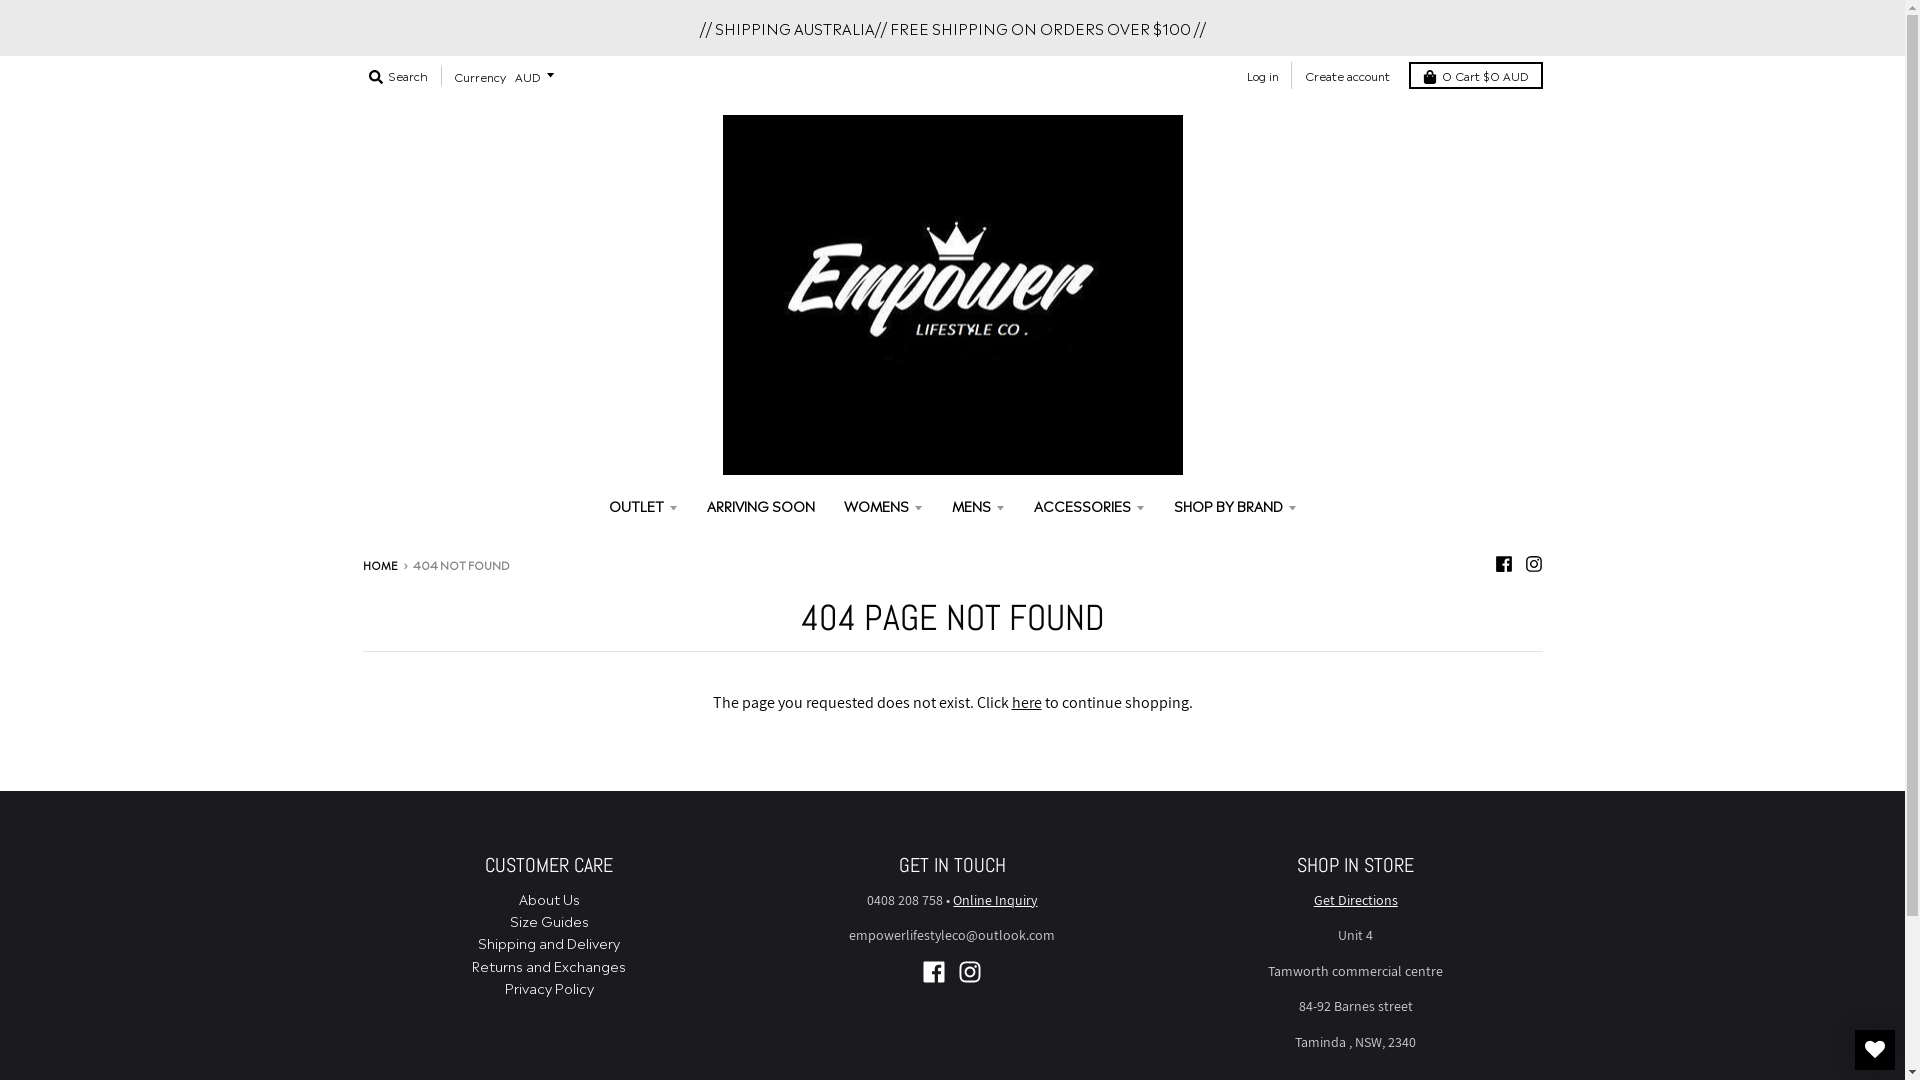  What do you see at coordinates (1874, 1048) in the screenshot?
I see `'MY WISHLIST'` at bounding box center [1874, 1048].